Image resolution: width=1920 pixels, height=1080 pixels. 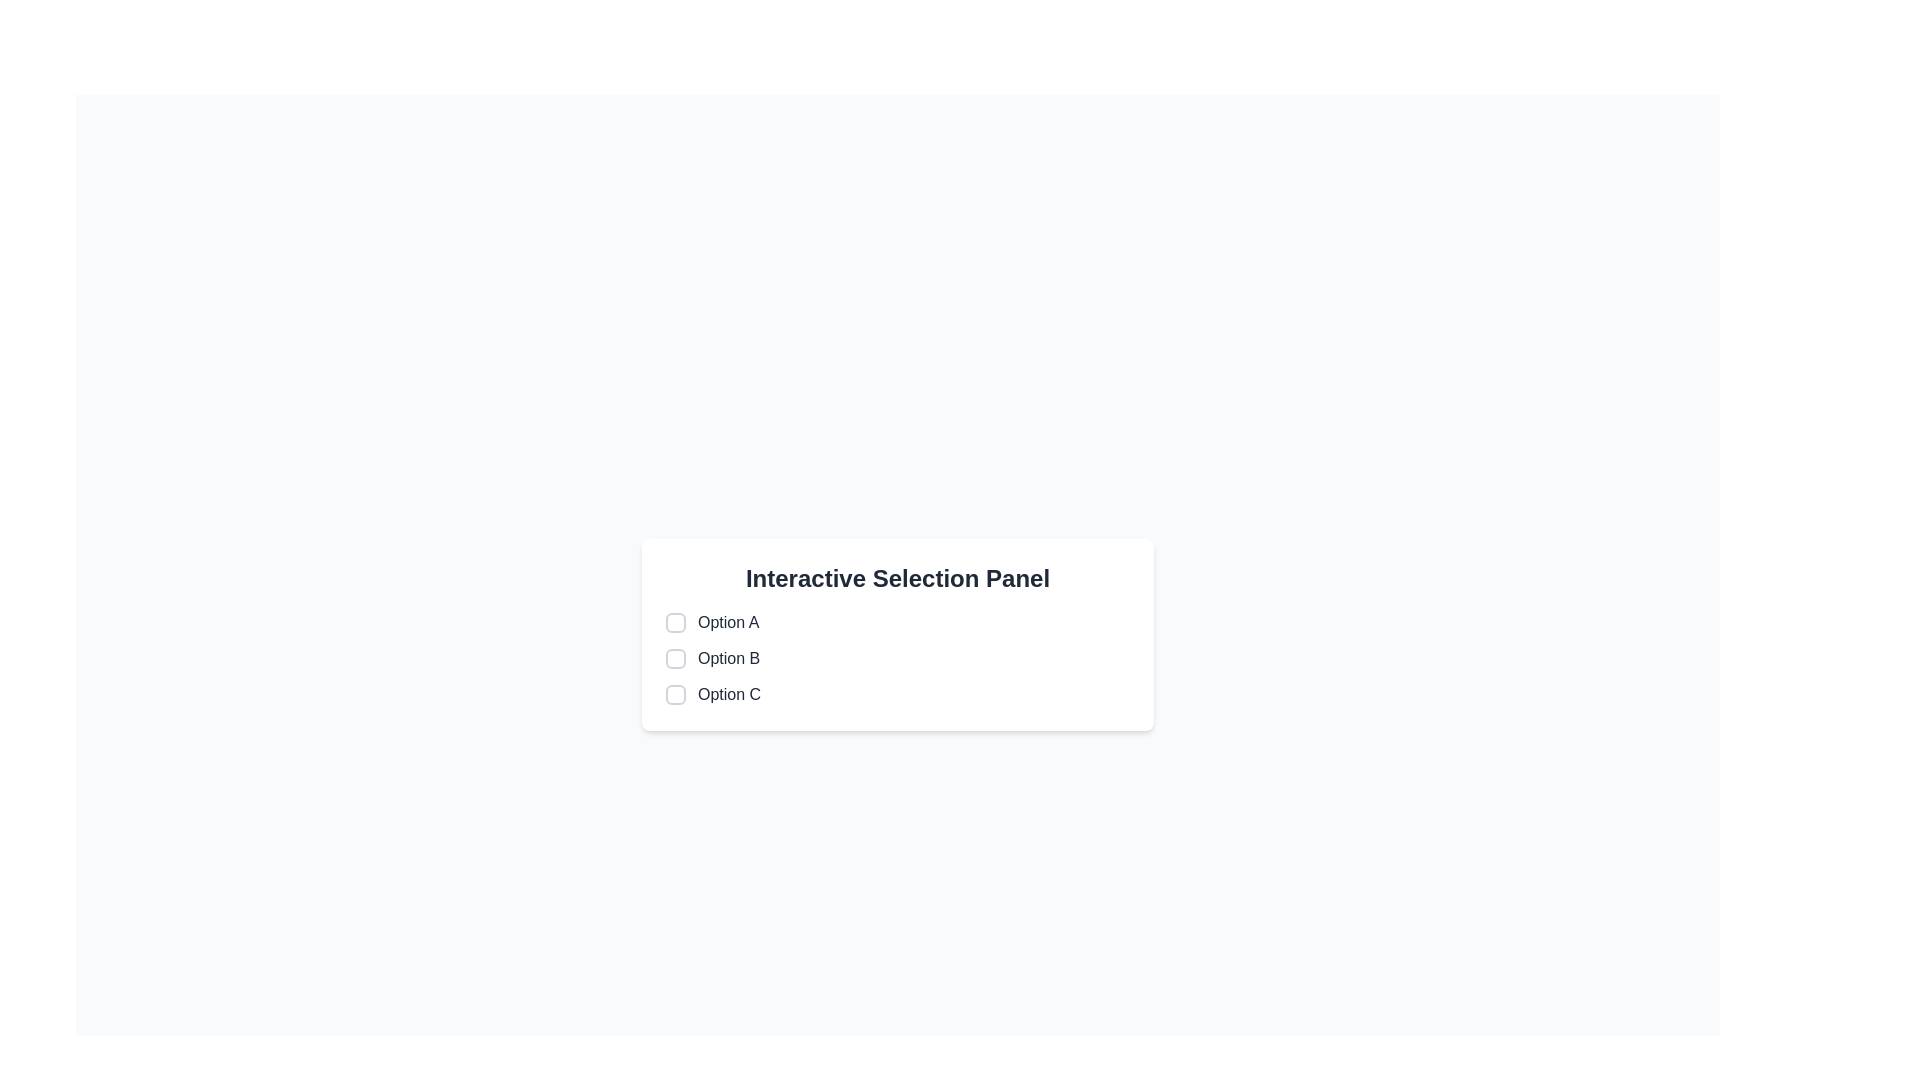 What do you see at coordinates (676, 659) in the screenshot?
I see `the checkbox located to the immediate left of the label 'Option B' in the vertical list within the 'Interactive Selection Panel'` at bounding box center [676, 659].